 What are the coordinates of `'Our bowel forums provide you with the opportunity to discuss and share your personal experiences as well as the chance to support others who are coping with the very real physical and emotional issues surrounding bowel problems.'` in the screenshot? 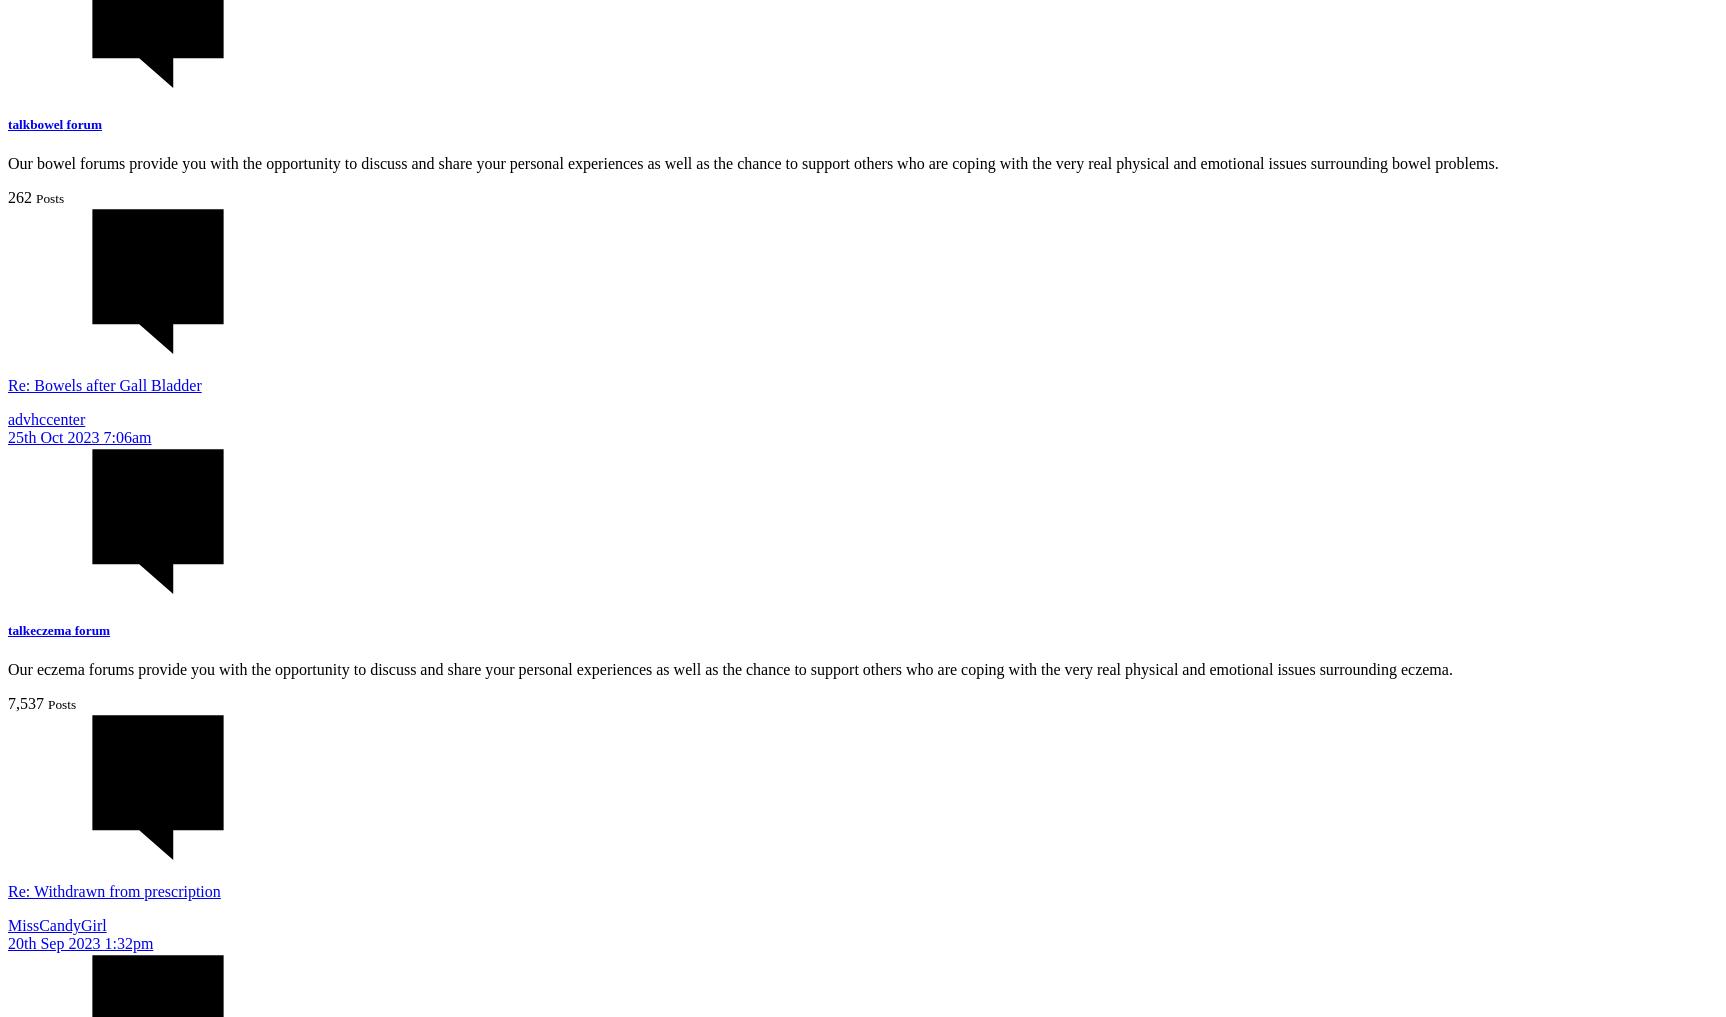 It's located at (7, 161).